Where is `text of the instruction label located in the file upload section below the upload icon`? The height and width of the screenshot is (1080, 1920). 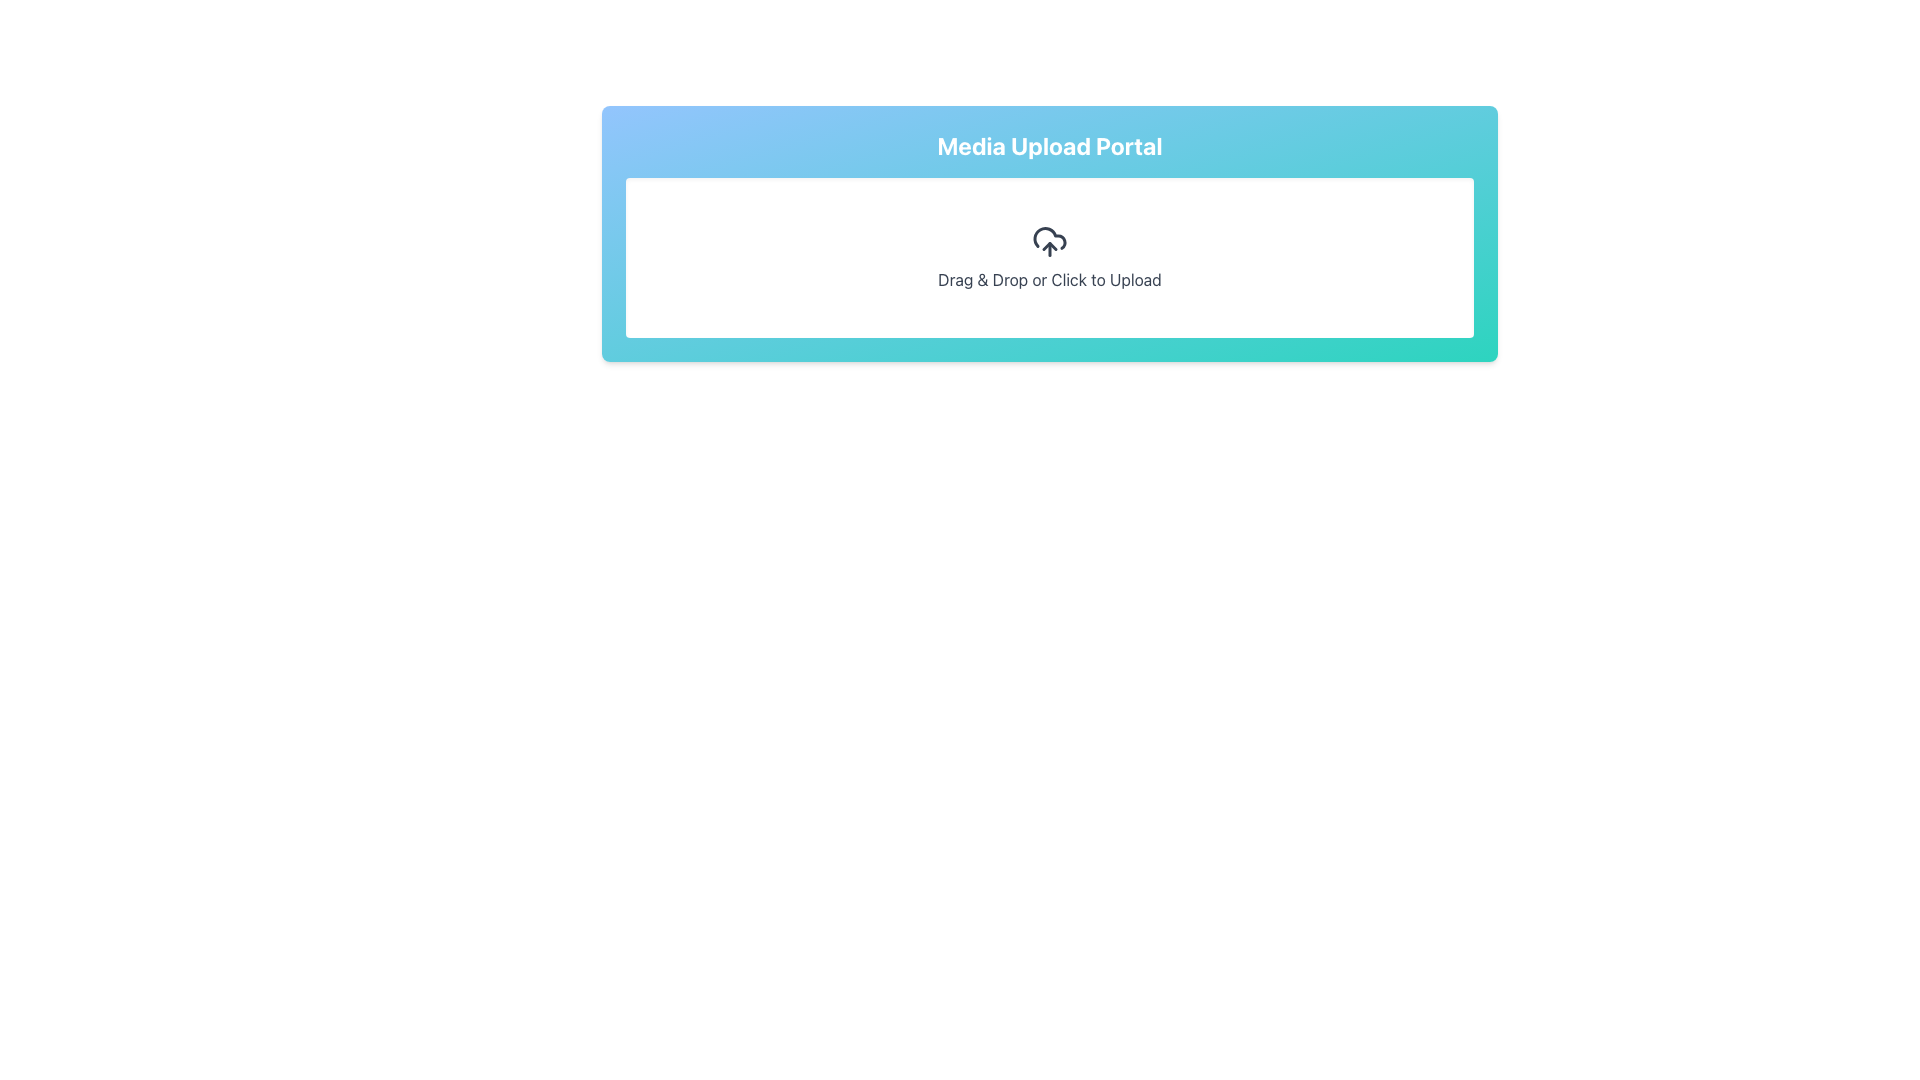 text of the instruction label located in the file upload section below the upload icon is located at coordinates (1049, 280).